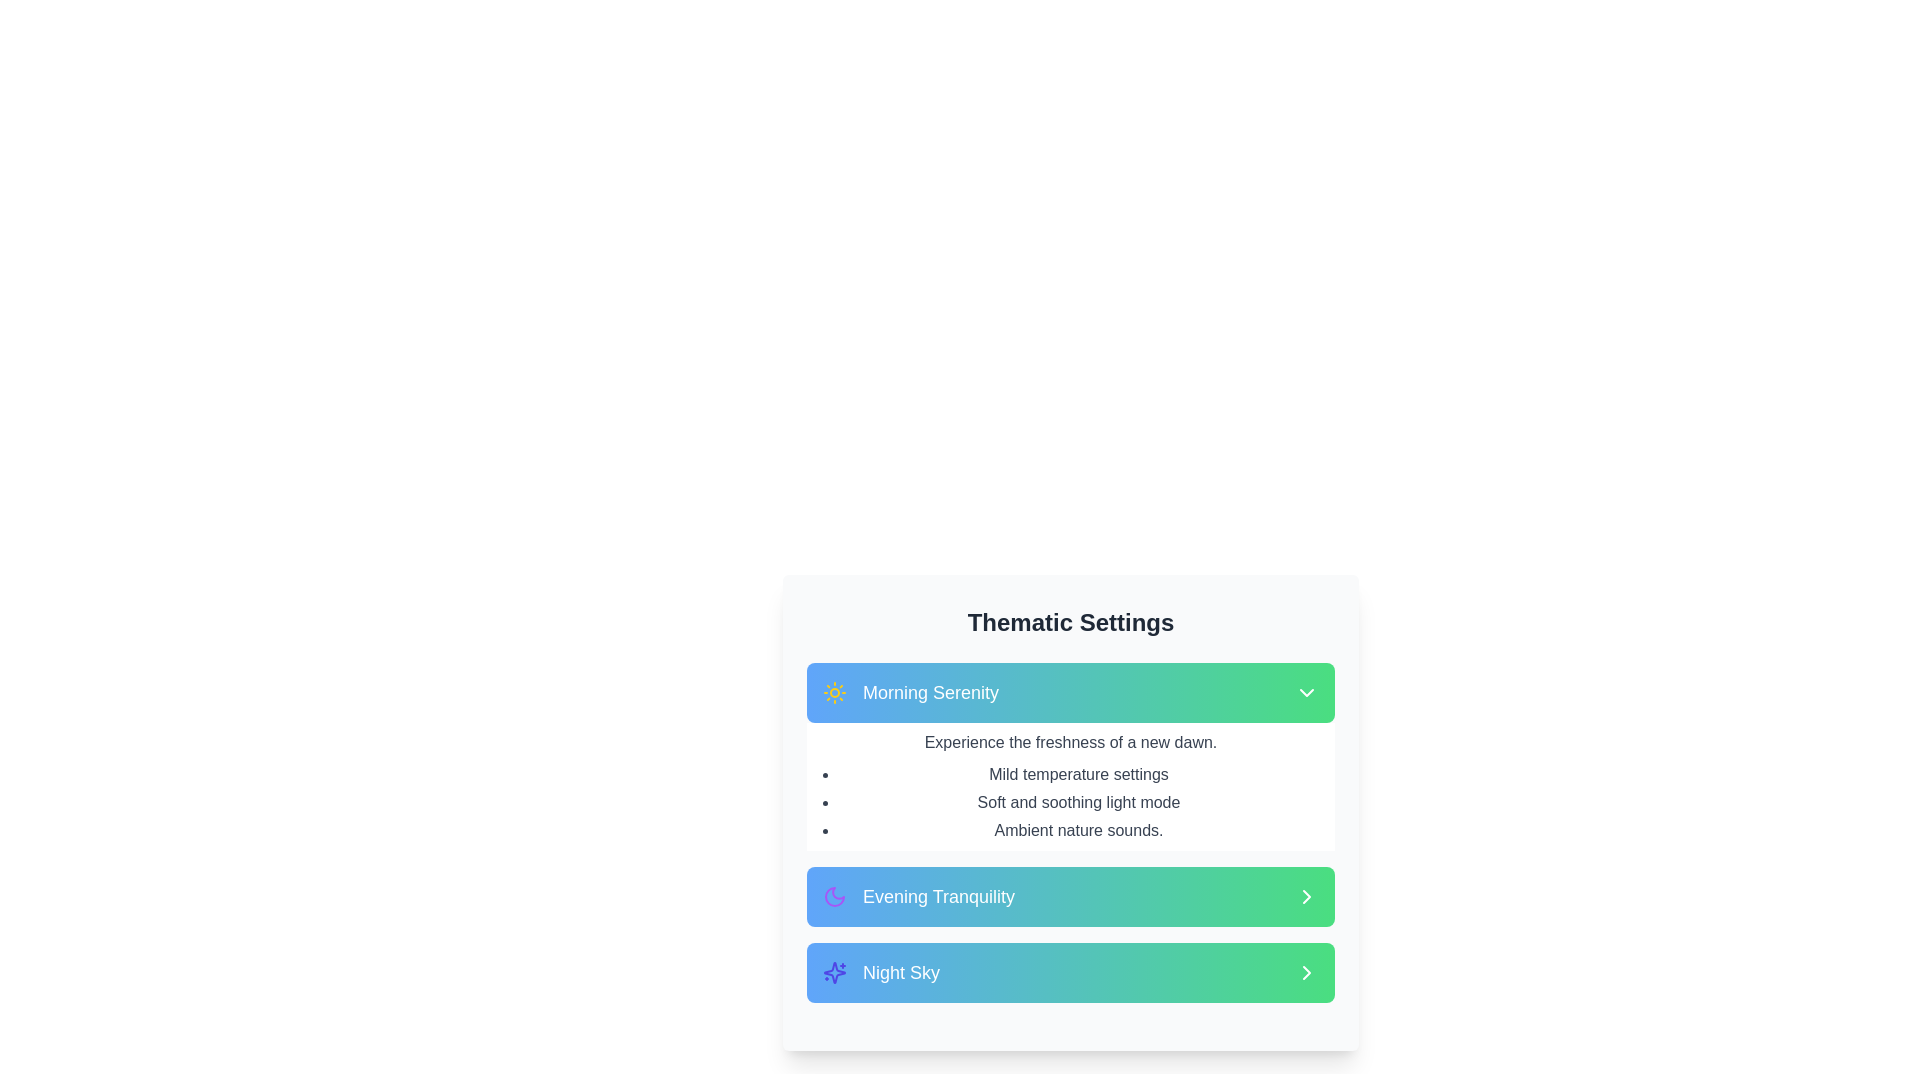  Describe the element at coordinates (1069, 756) in the screenshot. I see `text content of the Information display section titled 'Morning Serenity' which includes the descriptive text and feature list` at that location.